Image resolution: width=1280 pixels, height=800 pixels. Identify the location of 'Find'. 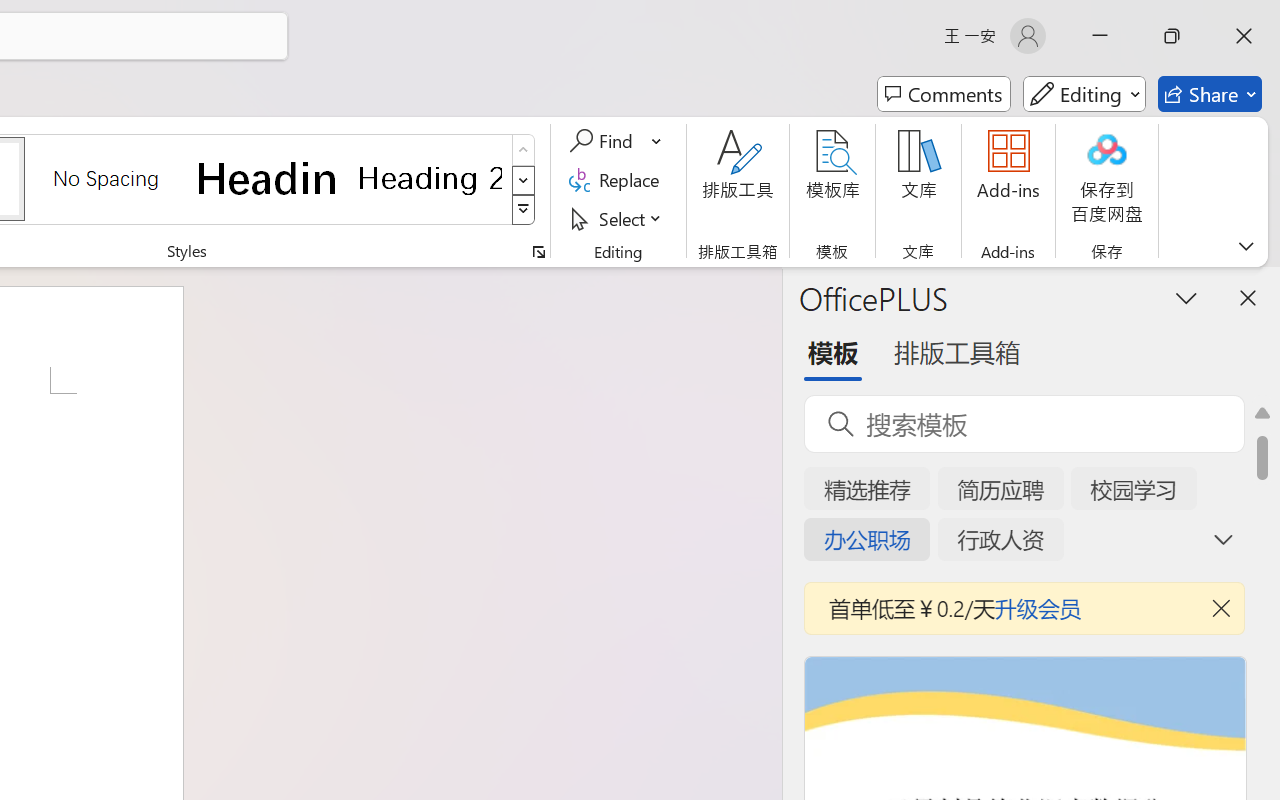
(615, 141).